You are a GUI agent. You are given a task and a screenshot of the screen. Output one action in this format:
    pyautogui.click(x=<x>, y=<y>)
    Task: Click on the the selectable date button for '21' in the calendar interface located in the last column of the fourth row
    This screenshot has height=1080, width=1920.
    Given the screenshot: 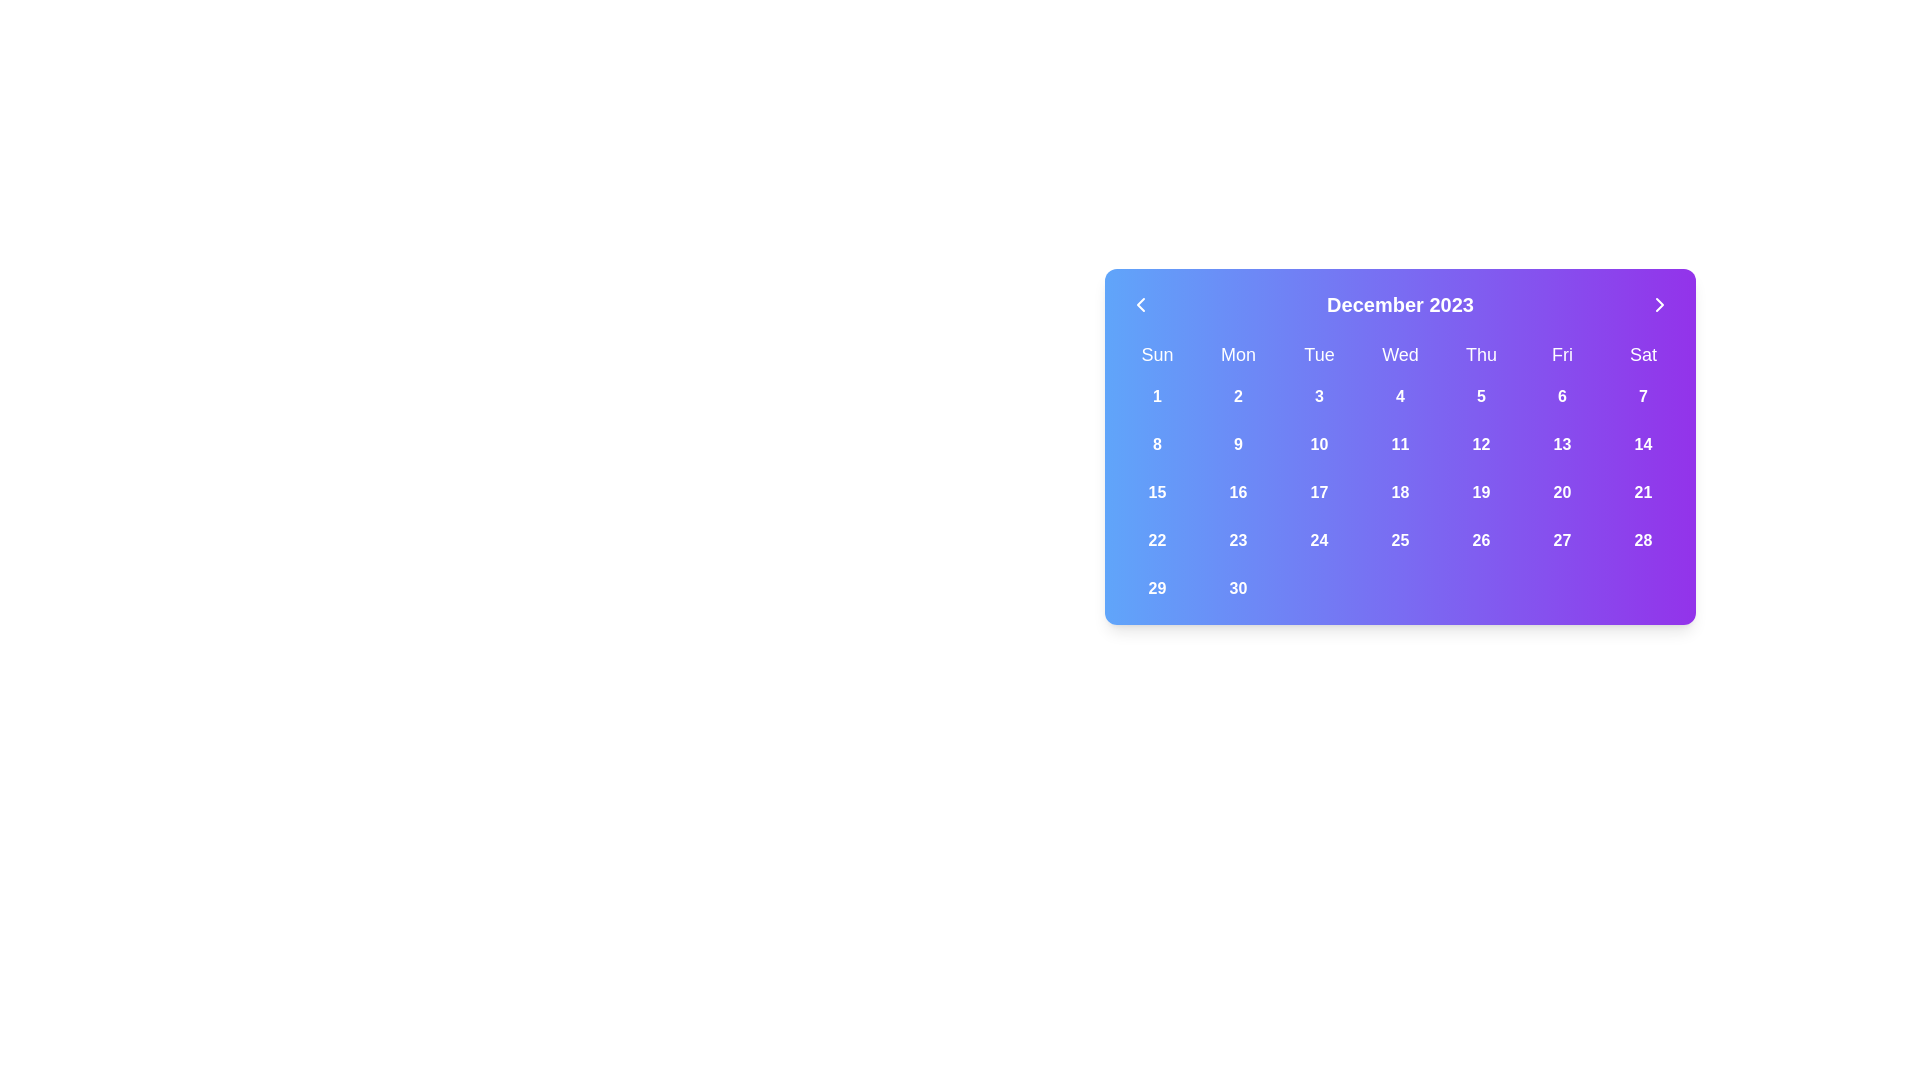 What is the action you would take?
    pyautogui.click(x=1643, y=493)
    